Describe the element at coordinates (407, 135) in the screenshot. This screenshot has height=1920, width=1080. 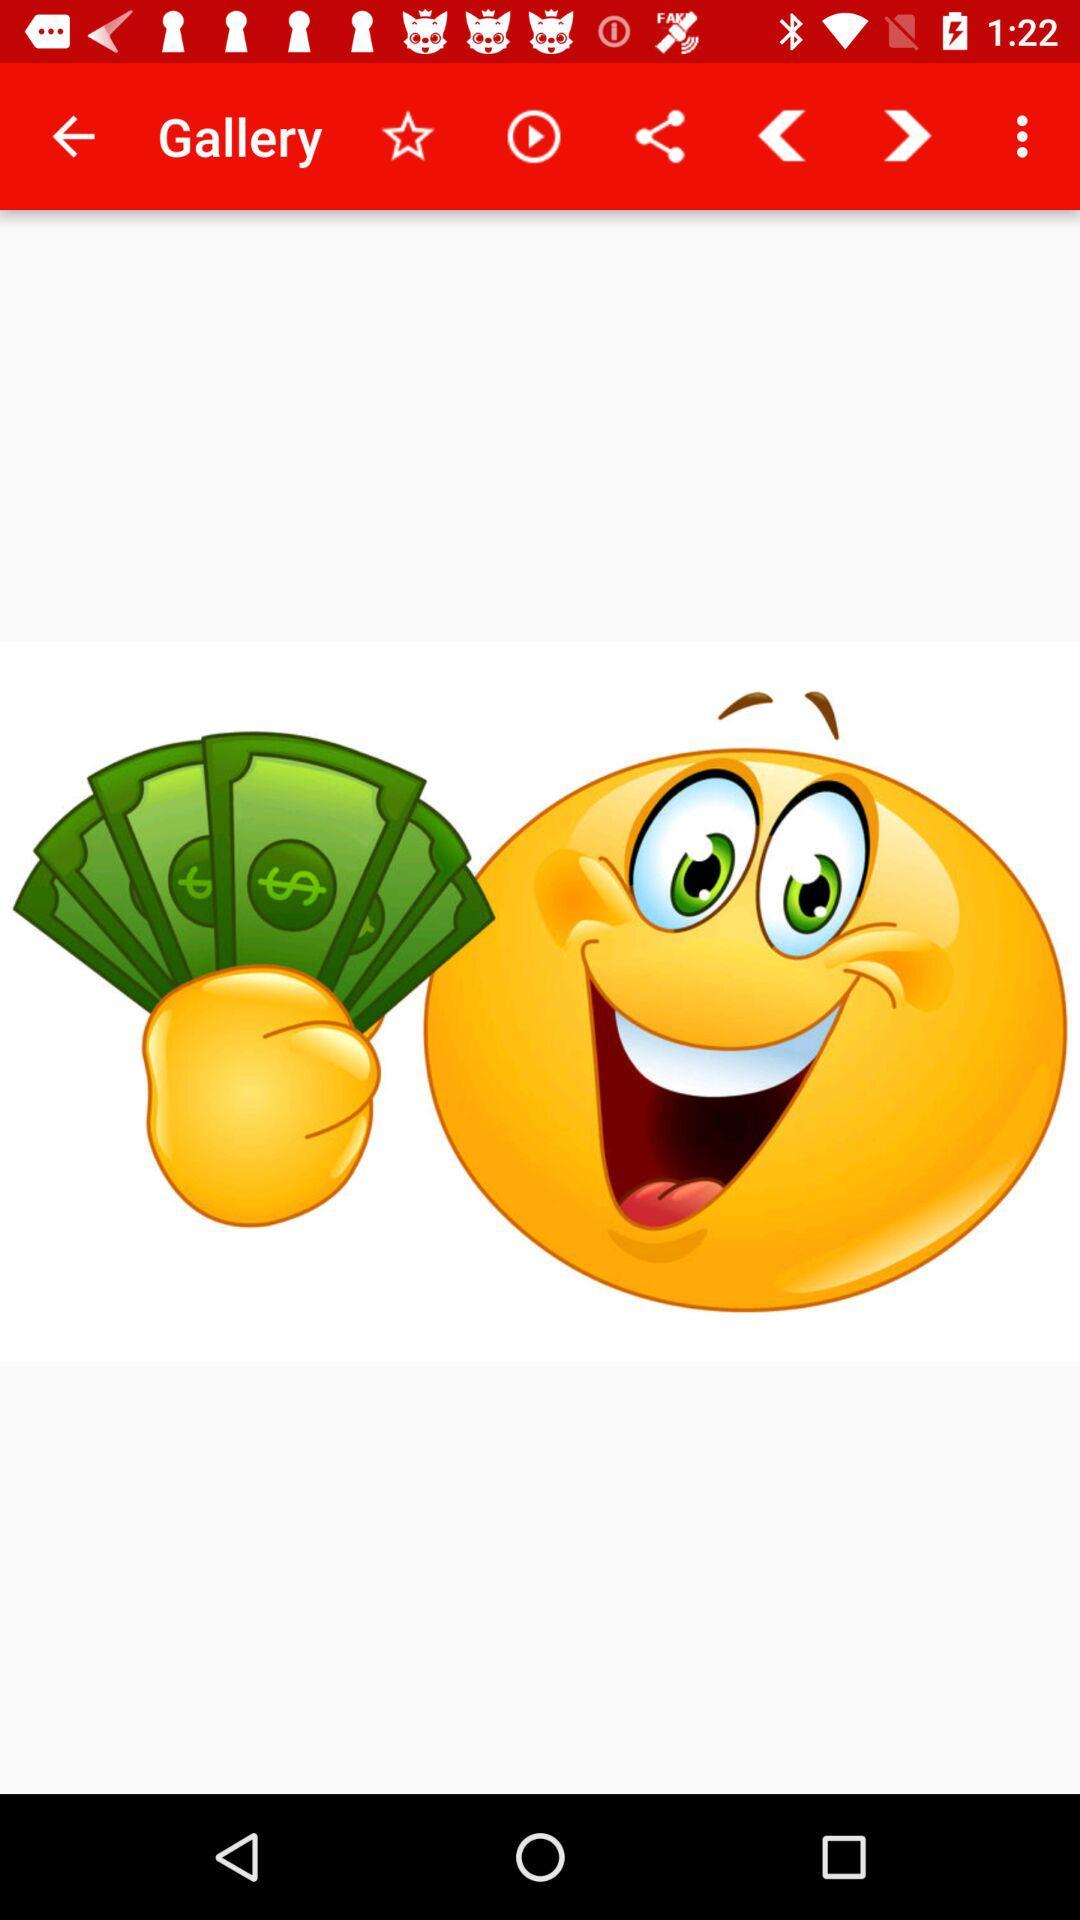
I see `item to the right of the gallery` at that location.